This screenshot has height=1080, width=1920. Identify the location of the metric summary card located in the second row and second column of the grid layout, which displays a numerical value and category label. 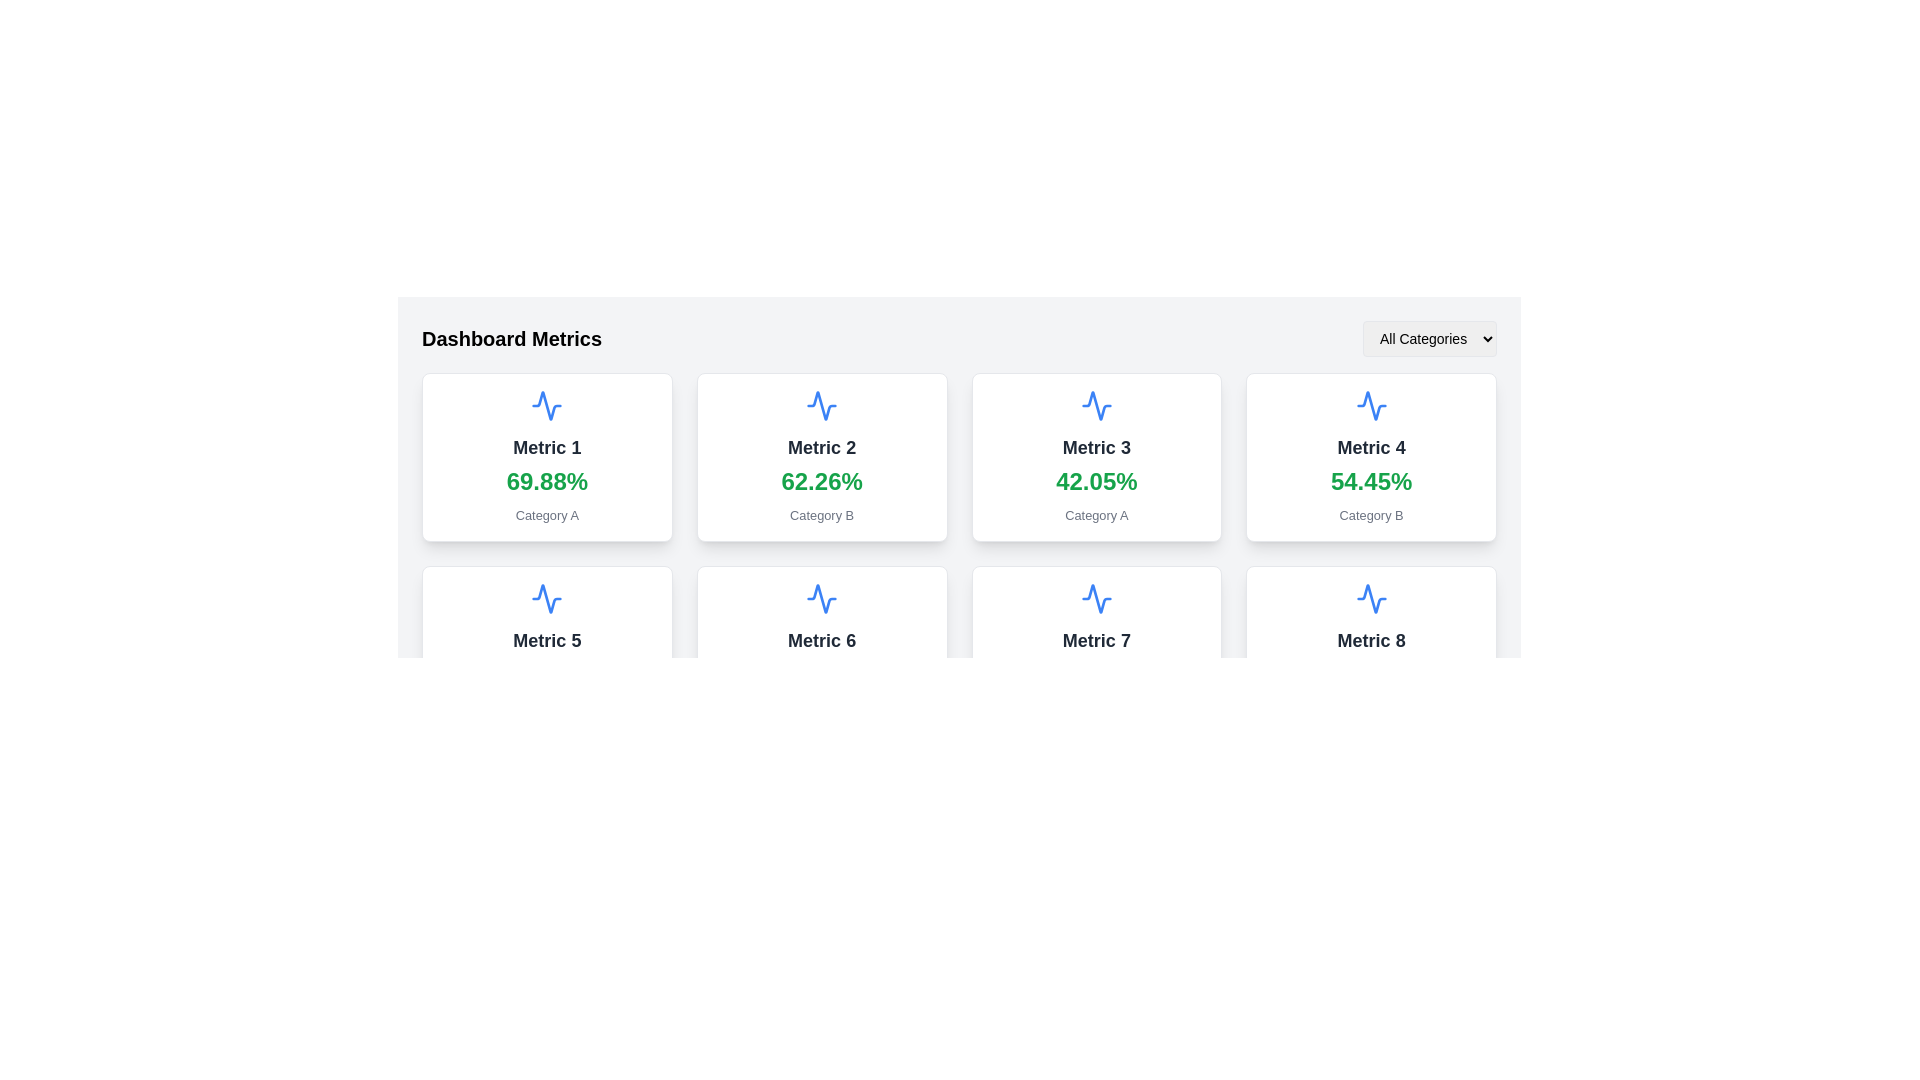
(822, 650).